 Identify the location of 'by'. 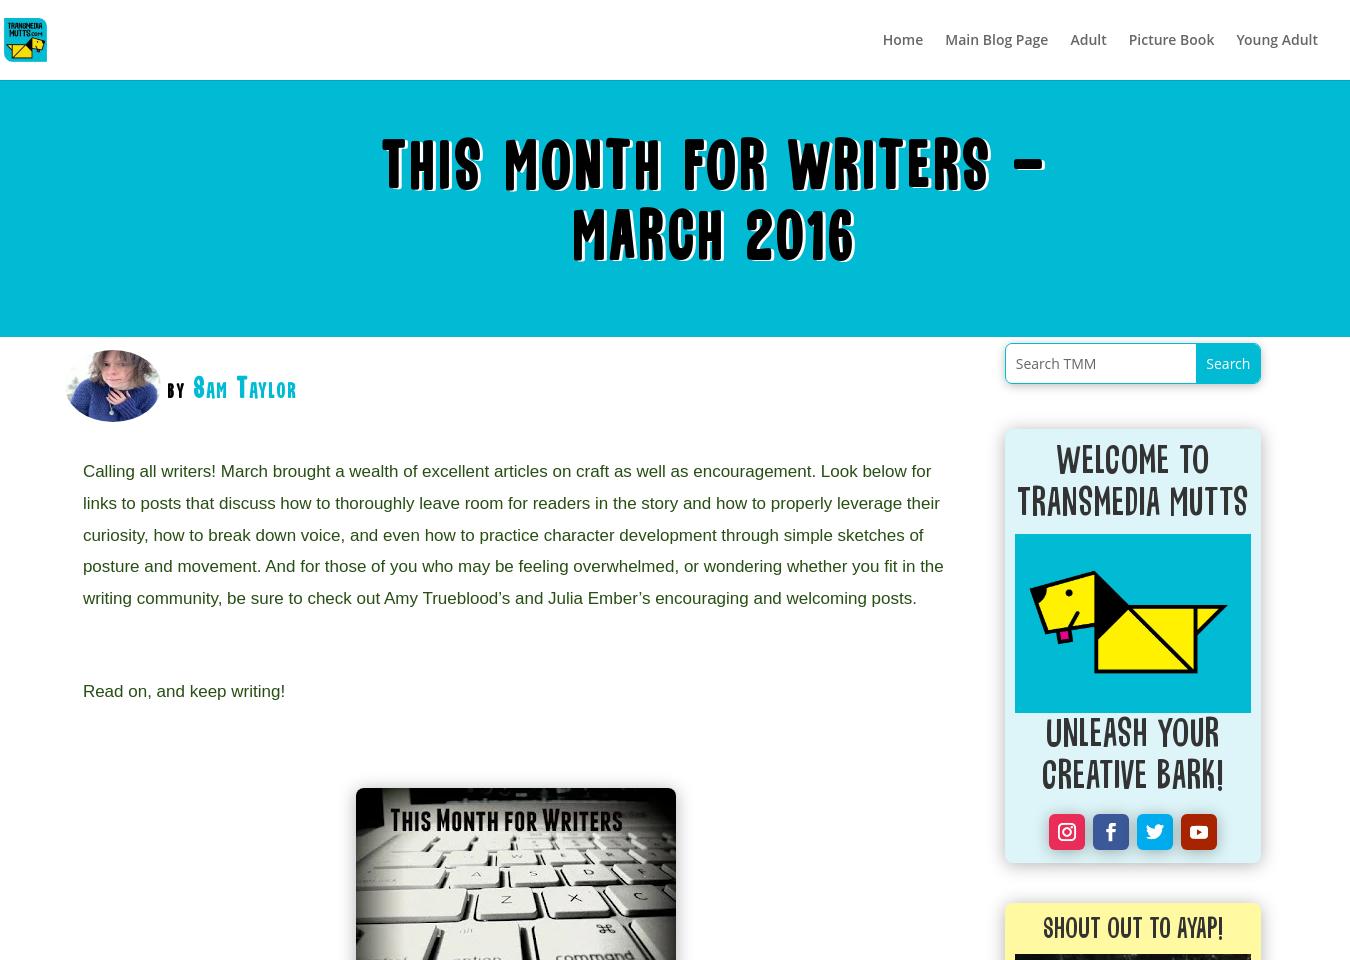
(179, 387).